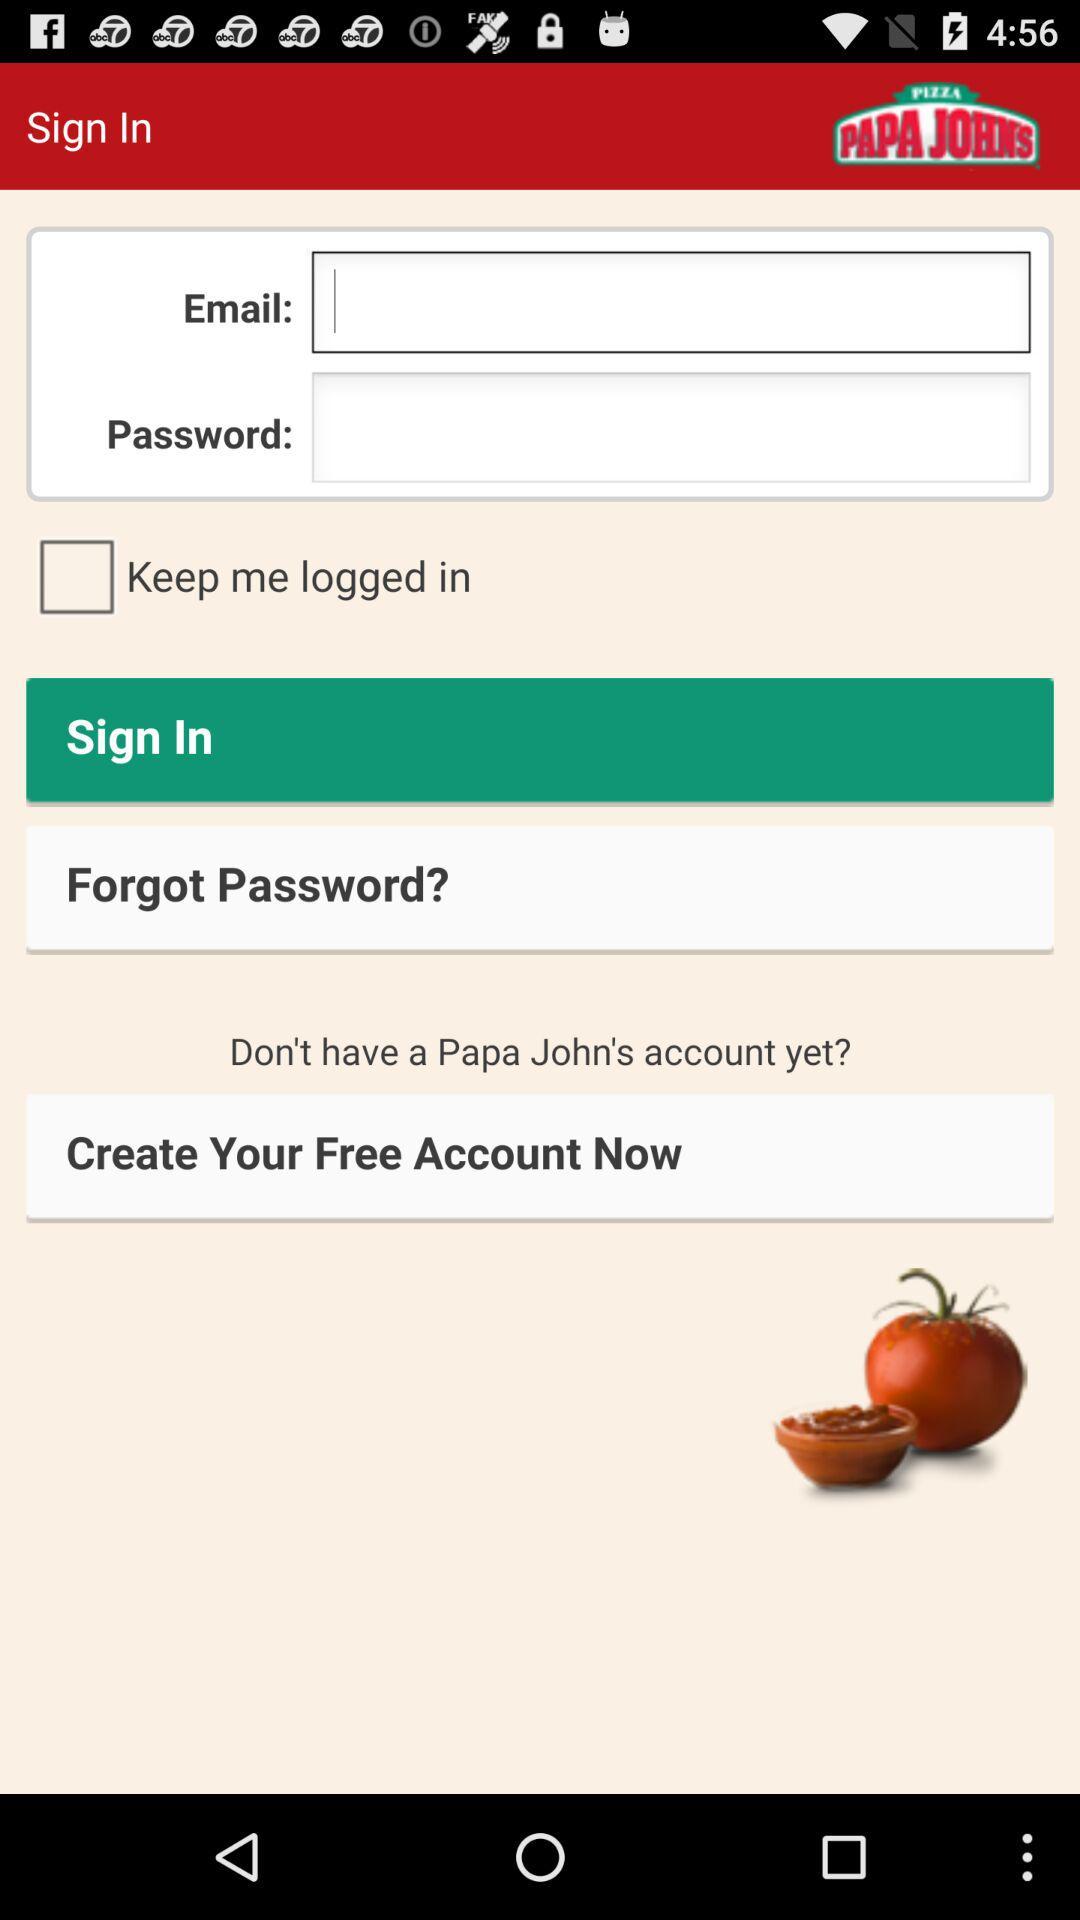  Describe the element at coordinates (540, 574) in the screenshot. I see `icon above the sign in item` at that location.